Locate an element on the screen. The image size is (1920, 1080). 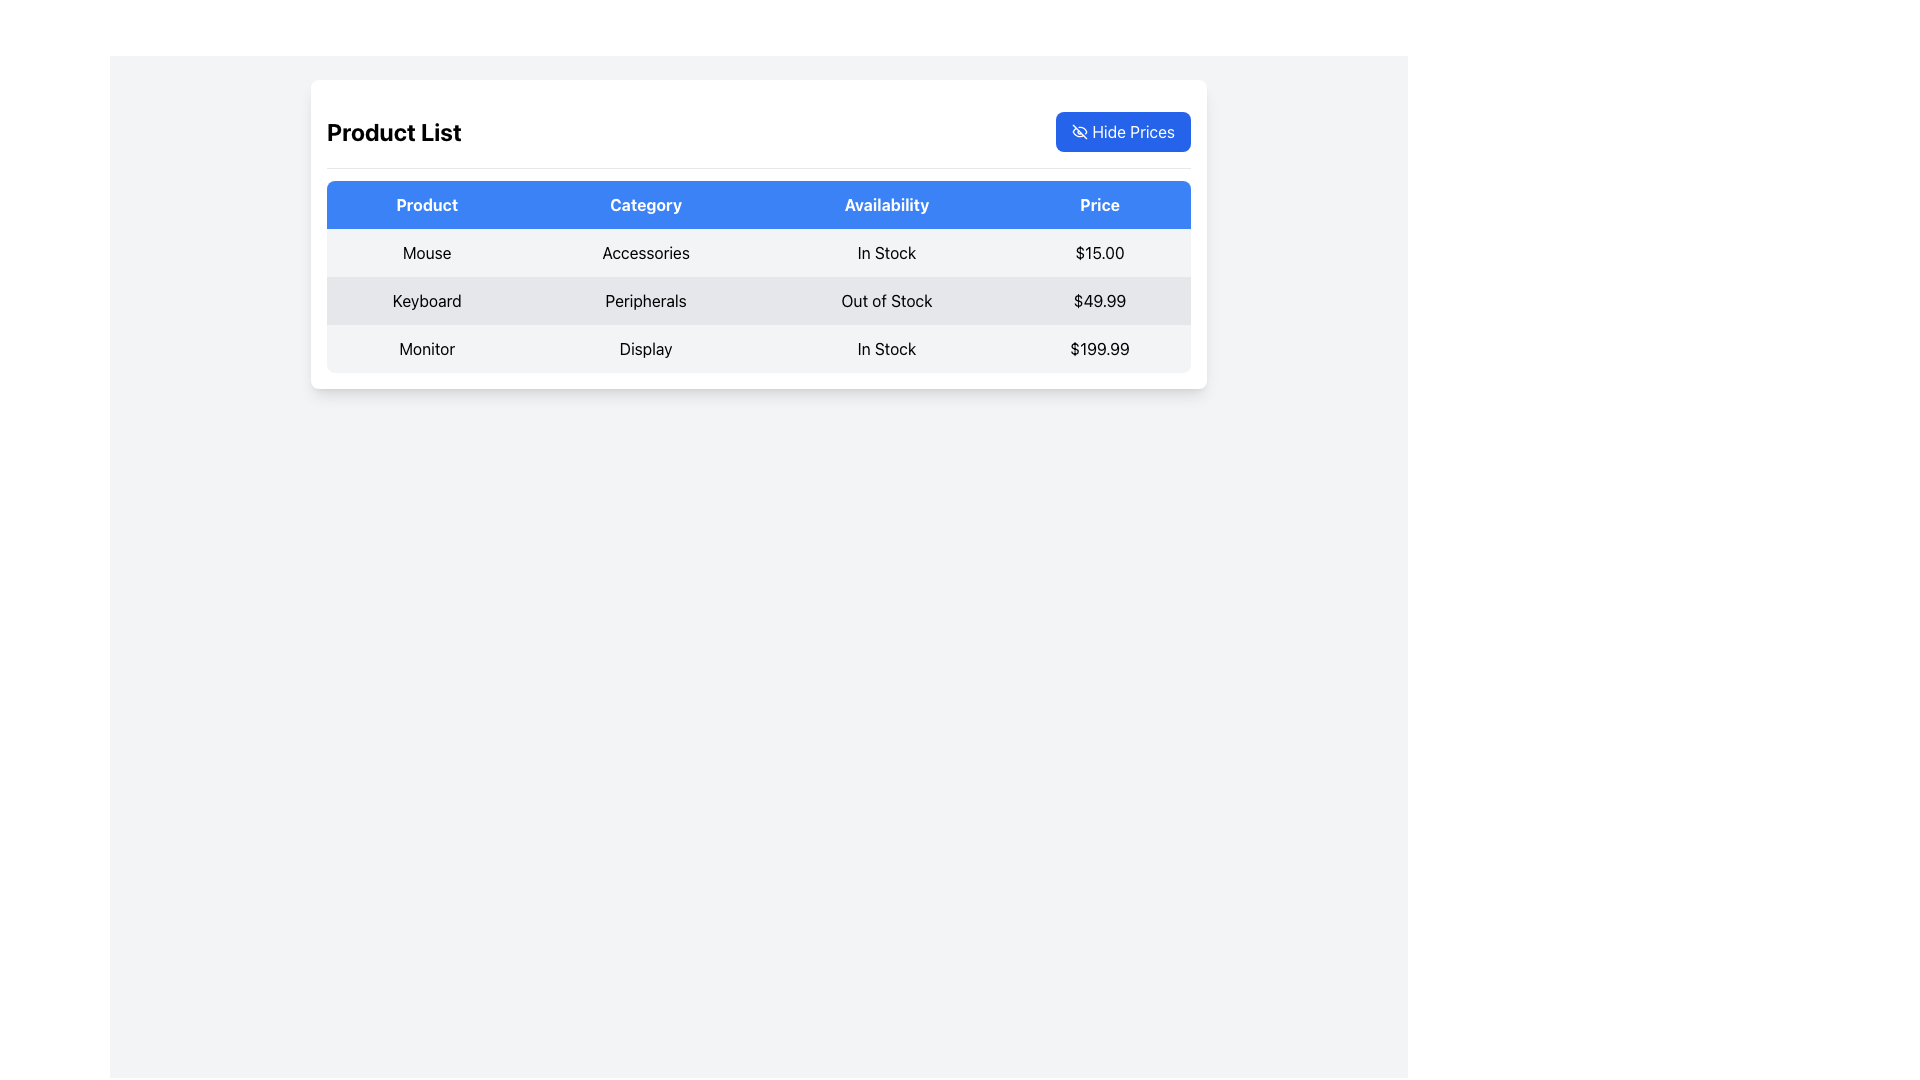
the 'In Stock' text label in the 'Availability' column of the product 'Mouse' within the table under the 'Product List' heading is located at coordinates (886, 252).